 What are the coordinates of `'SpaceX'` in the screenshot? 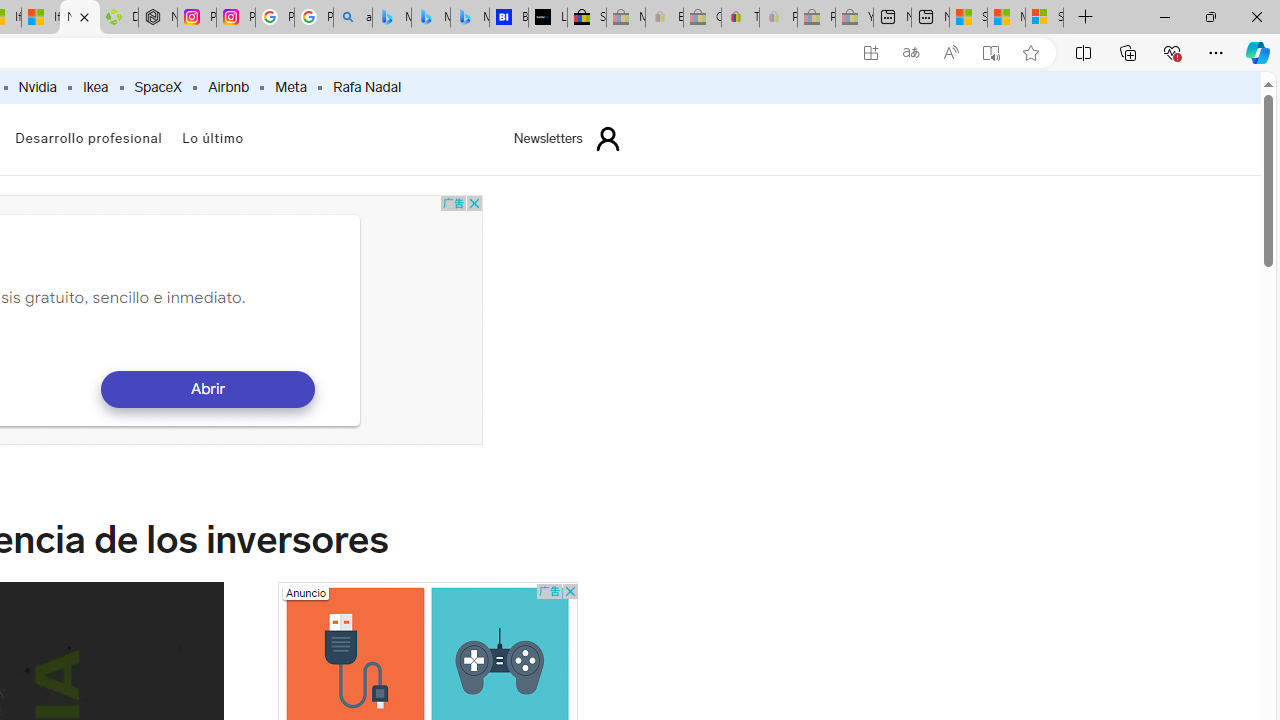 It's located at (157, 87).